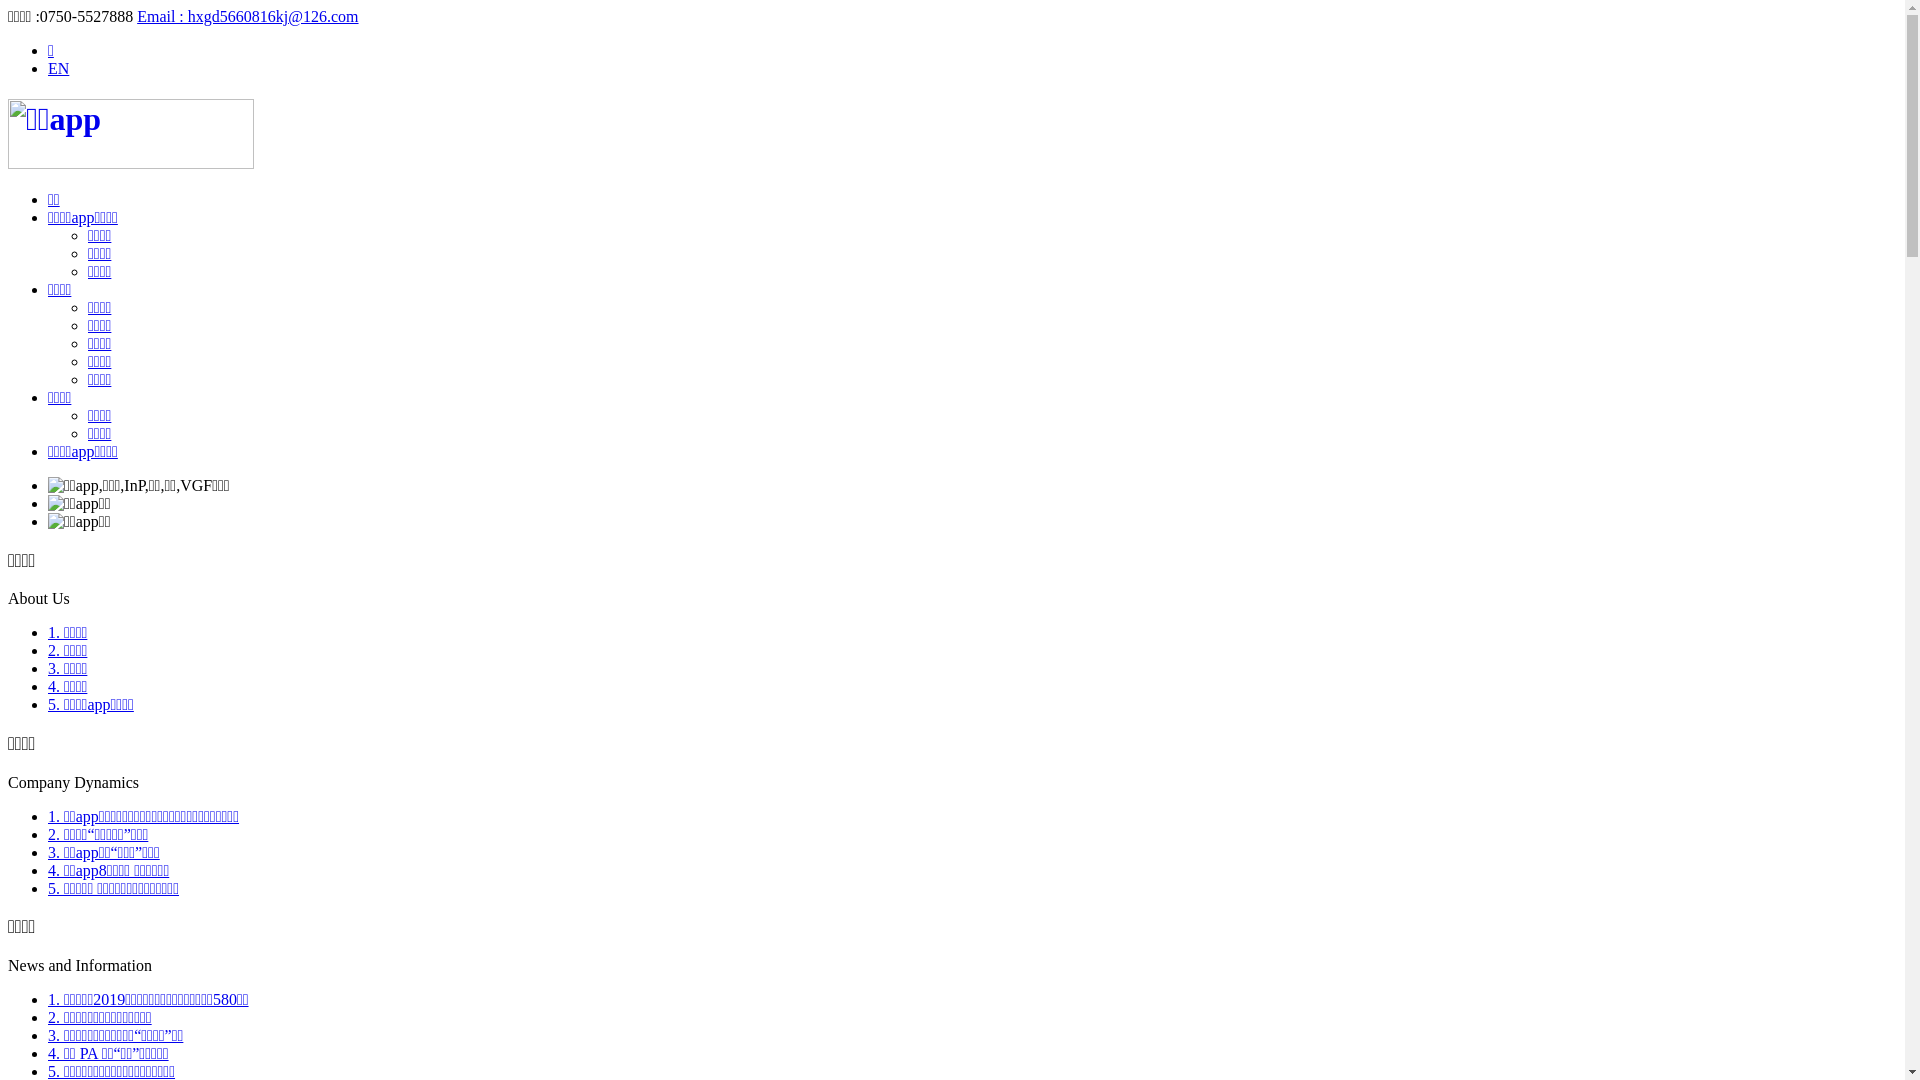  Describe the element at coordinates (58, 67) in the screenshot. I see `'EN'` at that location.